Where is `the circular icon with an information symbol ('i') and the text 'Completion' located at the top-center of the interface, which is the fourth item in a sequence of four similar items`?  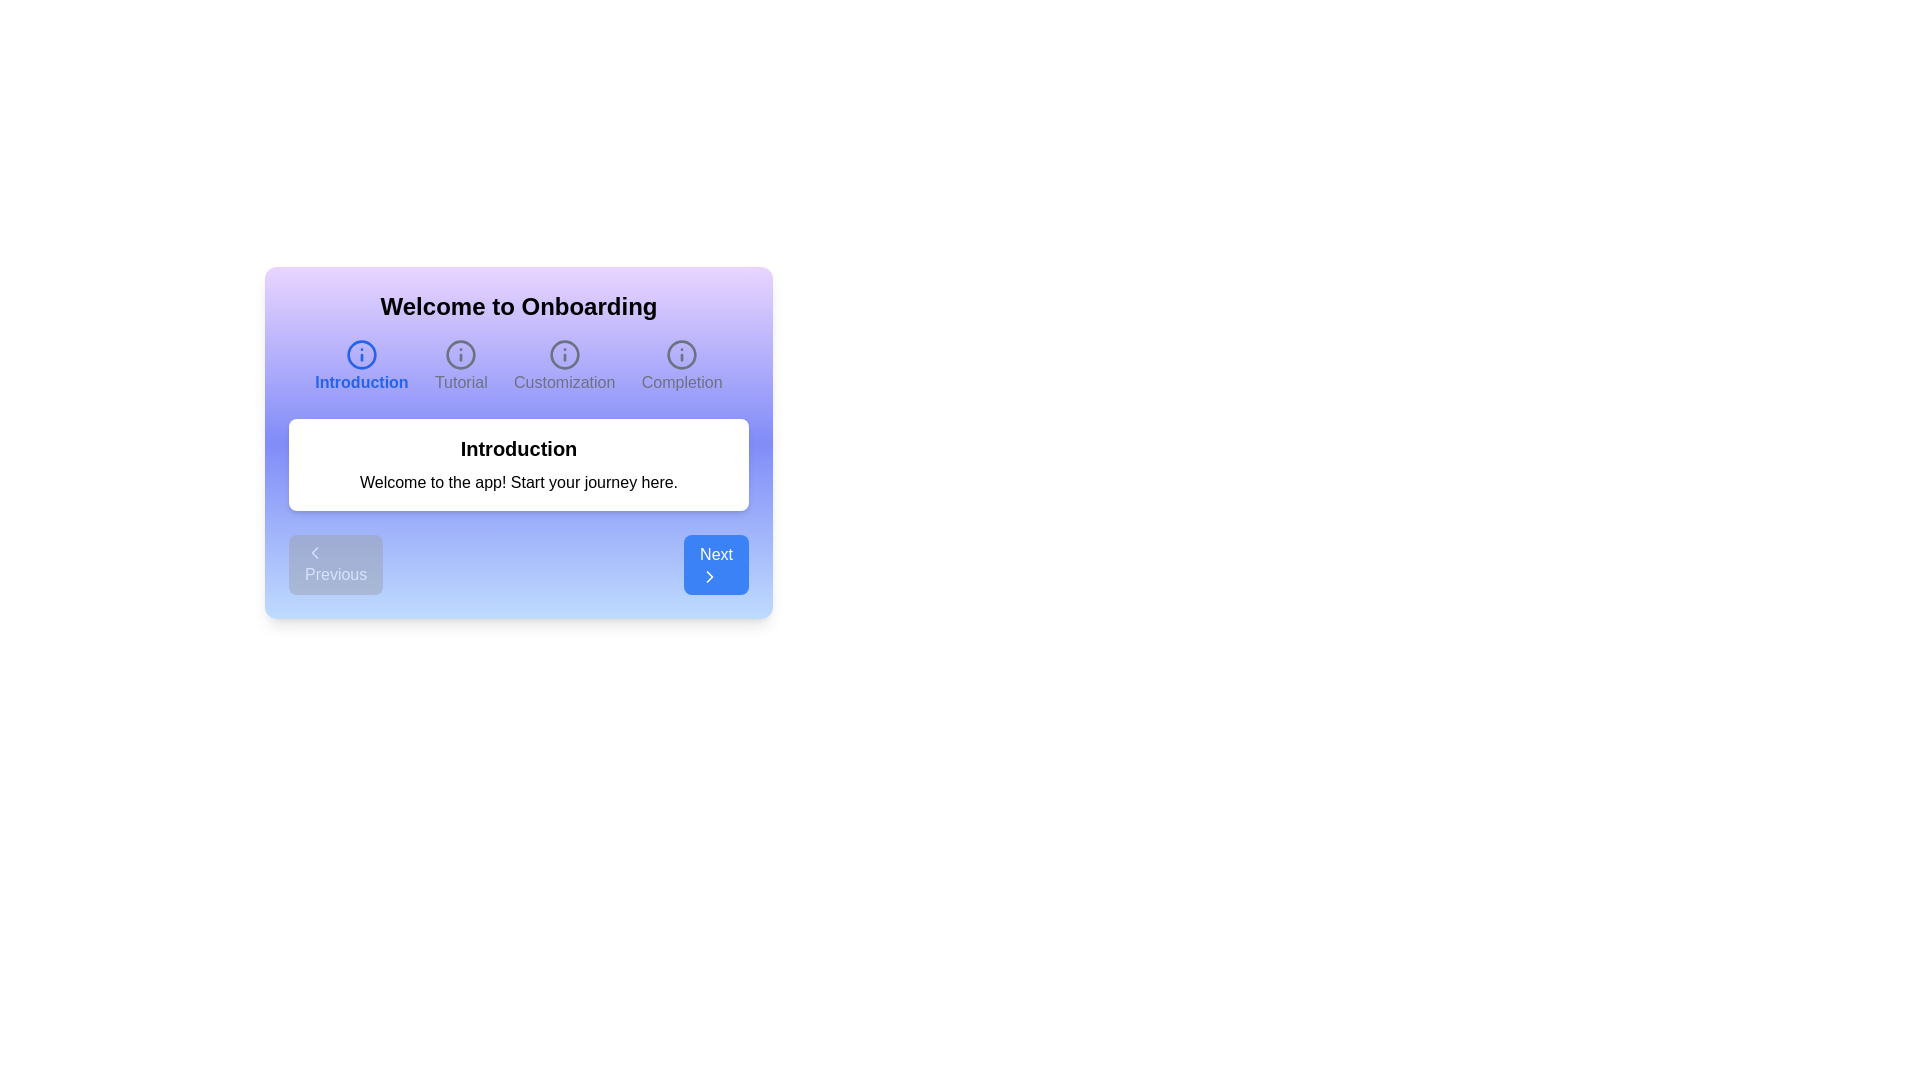
the circular icon with an information symbol ('i') and the text 'Completion' located at the top-center of the interface, which is the fourth item in a sequence of four similar items is located at coordinates (682, 366).